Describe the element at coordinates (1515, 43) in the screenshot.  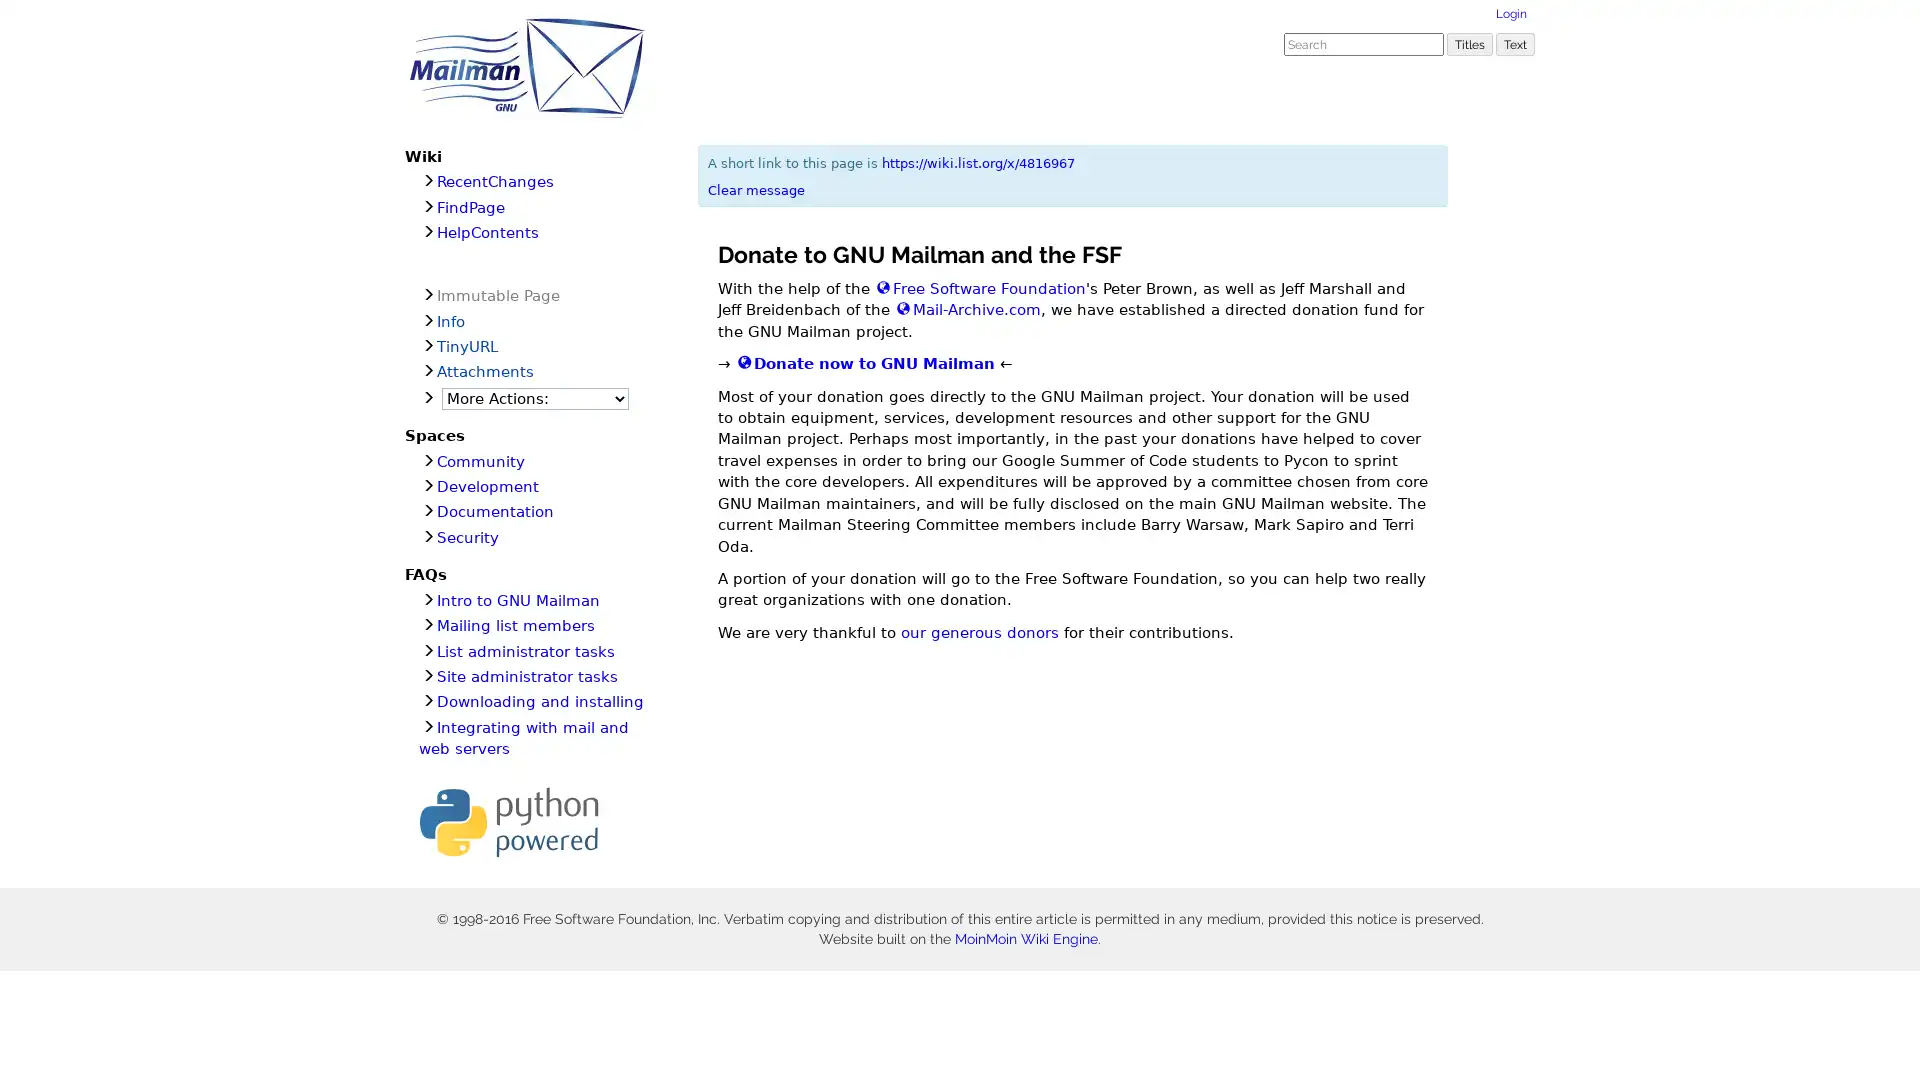
I see `Text` at that location.